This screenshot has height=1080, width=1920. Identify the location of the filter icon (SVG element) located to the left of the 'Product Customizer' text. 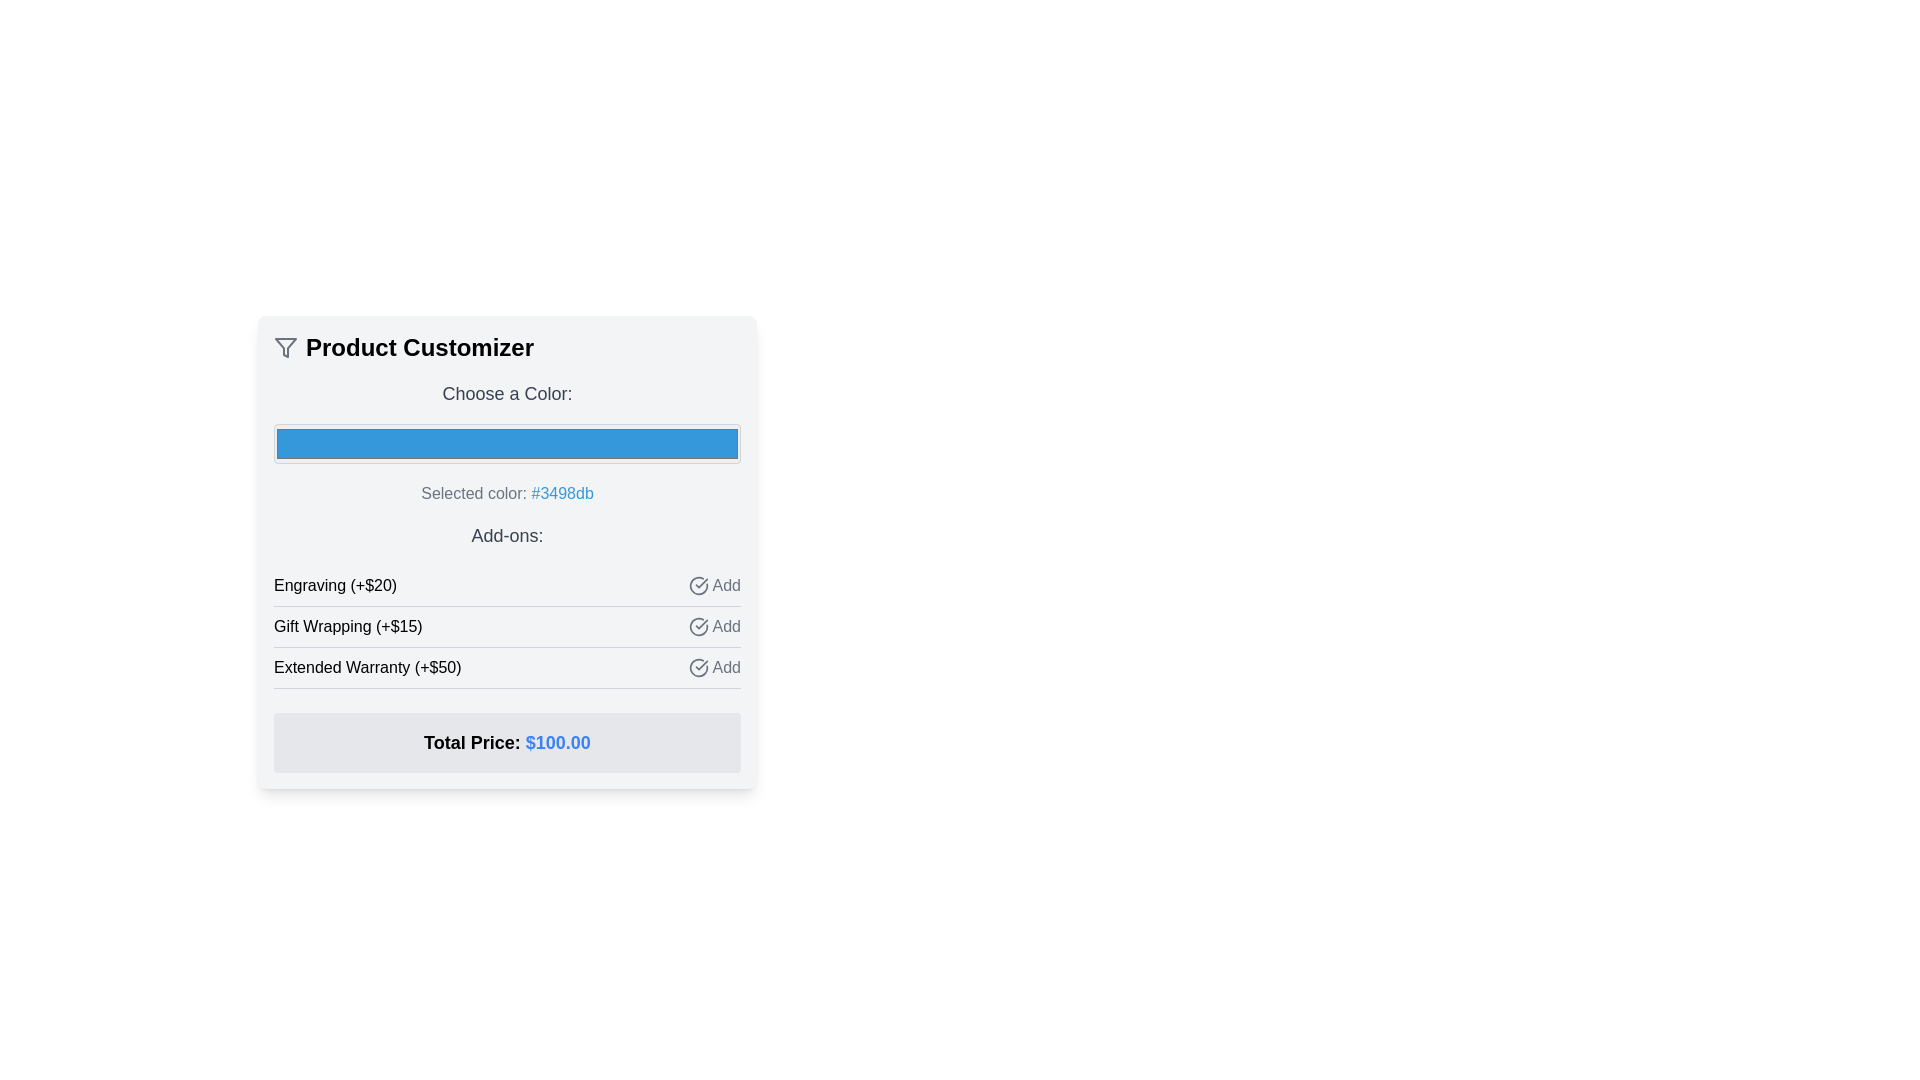
(285, 346).